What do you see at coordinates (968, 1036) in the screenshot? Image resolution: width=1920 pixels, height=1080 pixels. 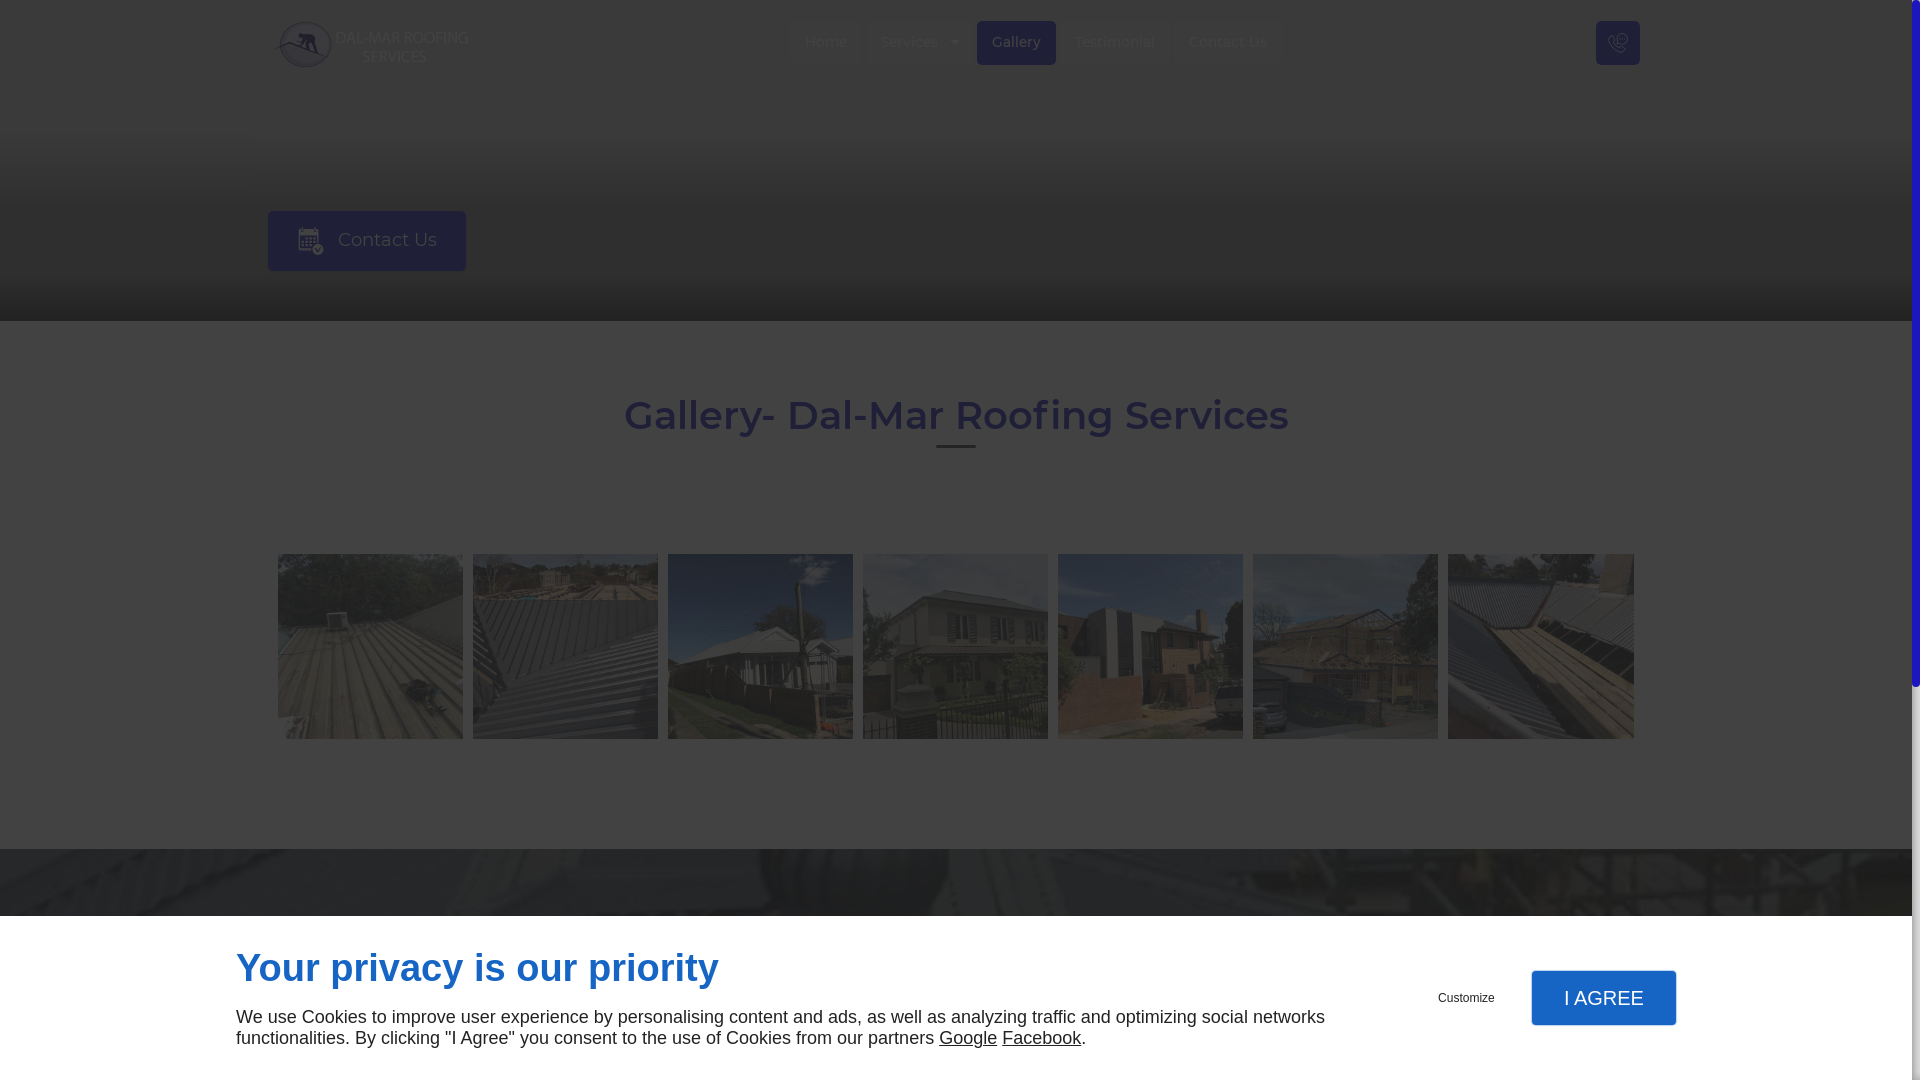 I see `'Google'` at bounding box center [968, 1036].